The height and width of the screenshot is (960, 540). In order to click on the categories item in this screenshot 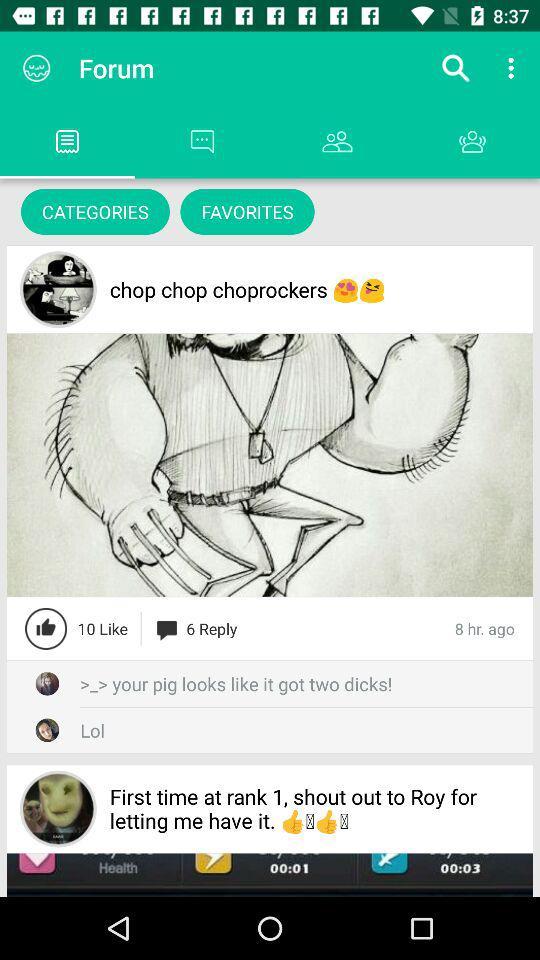, I will do `click(94, 211)`.